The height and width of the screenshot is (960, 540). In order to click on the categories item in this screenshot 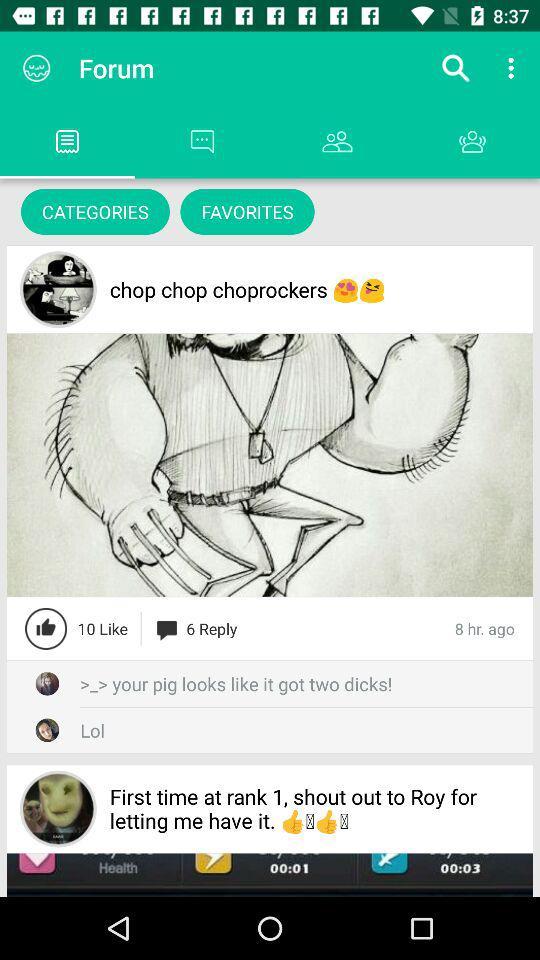, I will do `click(94, 211)`.